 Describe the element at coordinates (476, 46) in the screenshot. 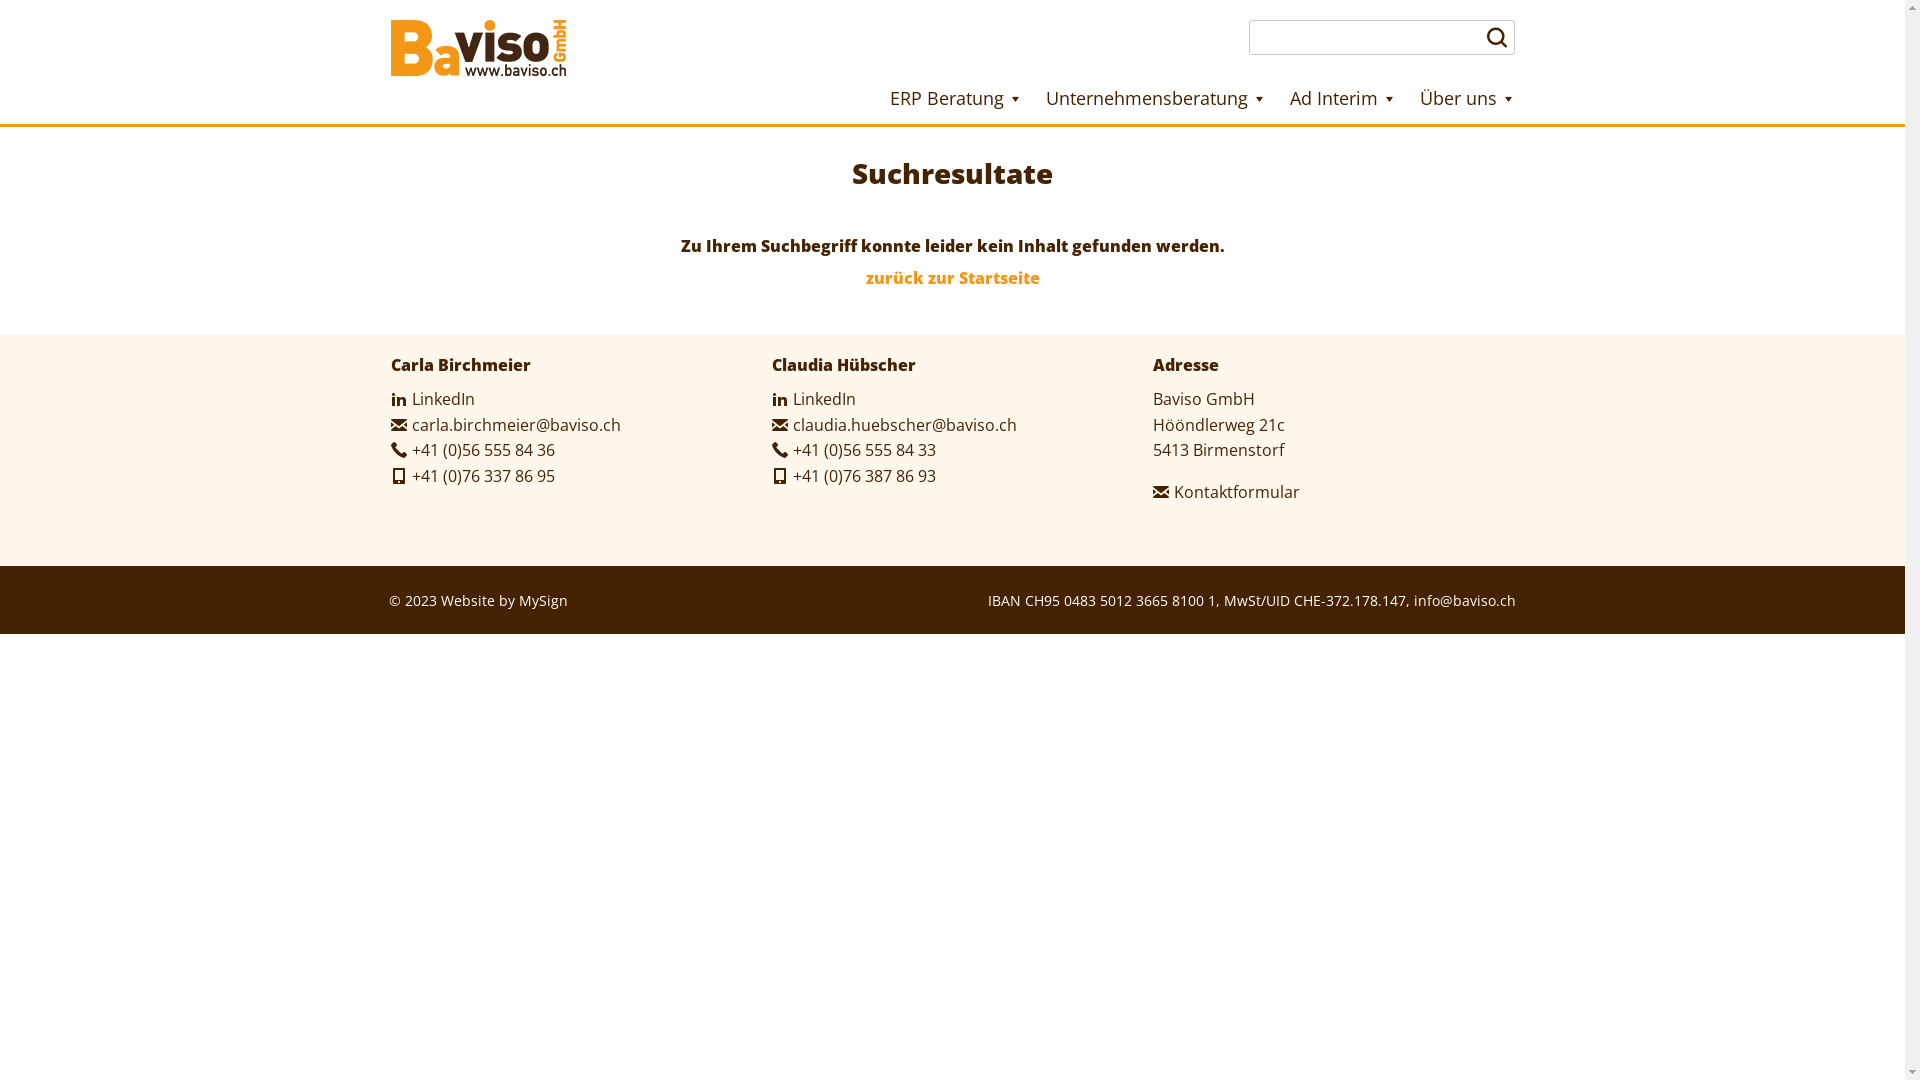

I see `'Baviso GmbH'` at that location.